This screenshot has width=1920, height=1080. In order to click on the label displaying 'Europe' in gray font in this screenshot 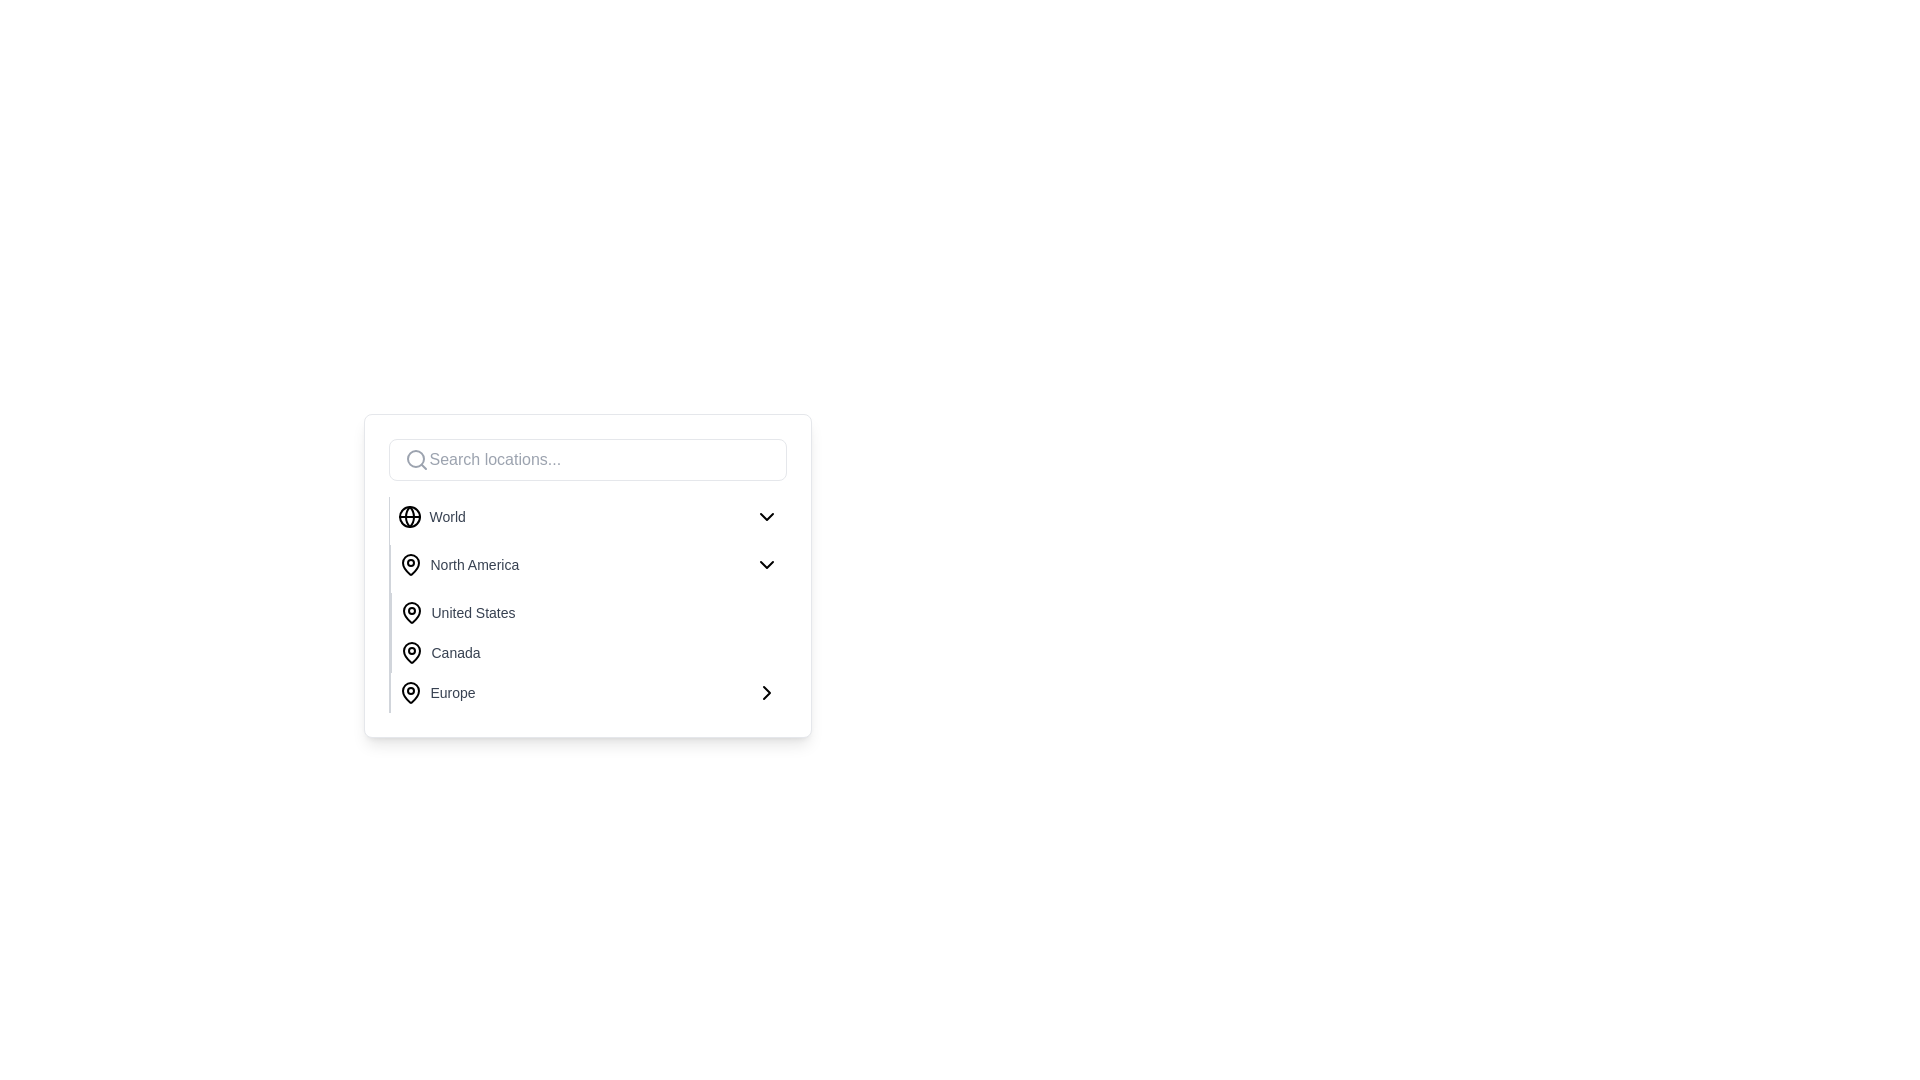, I will do `click(452, 692)`.